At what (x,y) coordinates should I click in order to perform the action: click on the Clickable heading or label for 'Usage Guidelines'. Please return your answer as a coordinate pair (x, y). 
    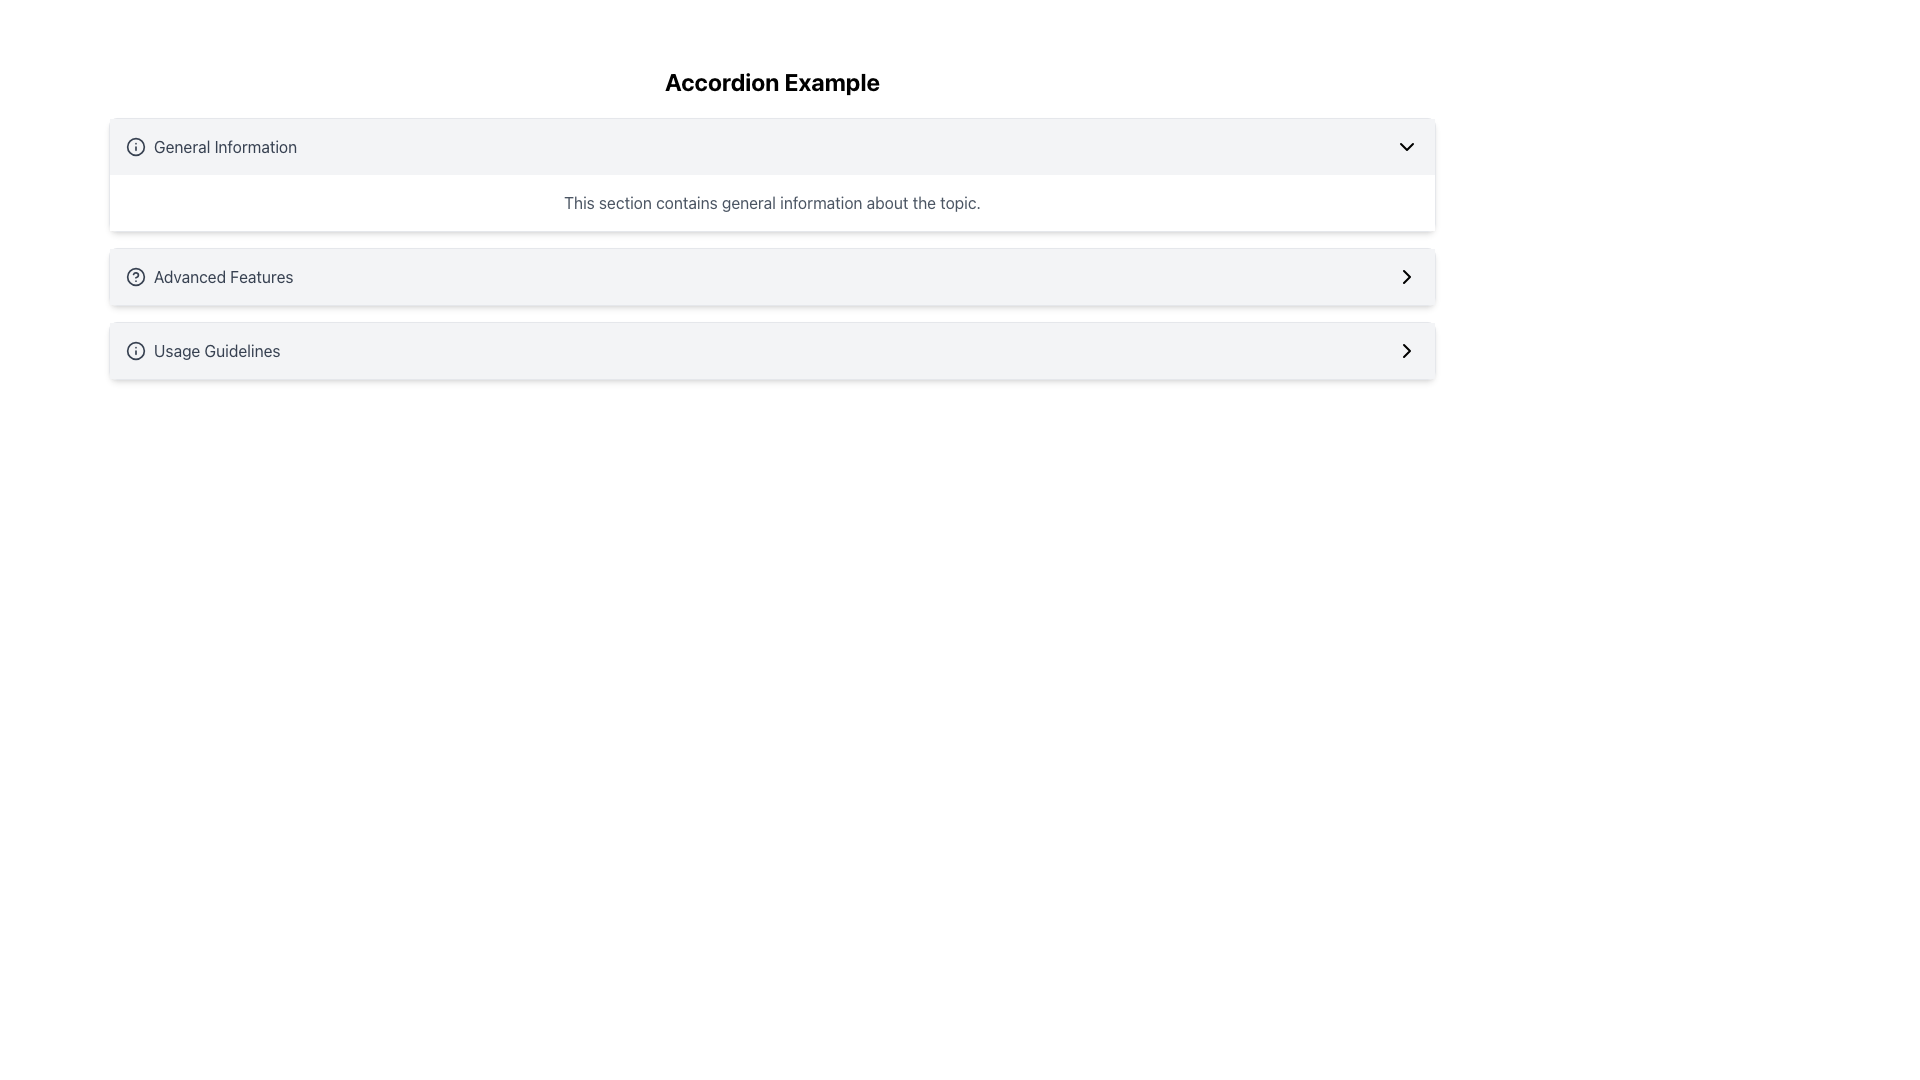
    Looking at the image, I should click on (203, 350).